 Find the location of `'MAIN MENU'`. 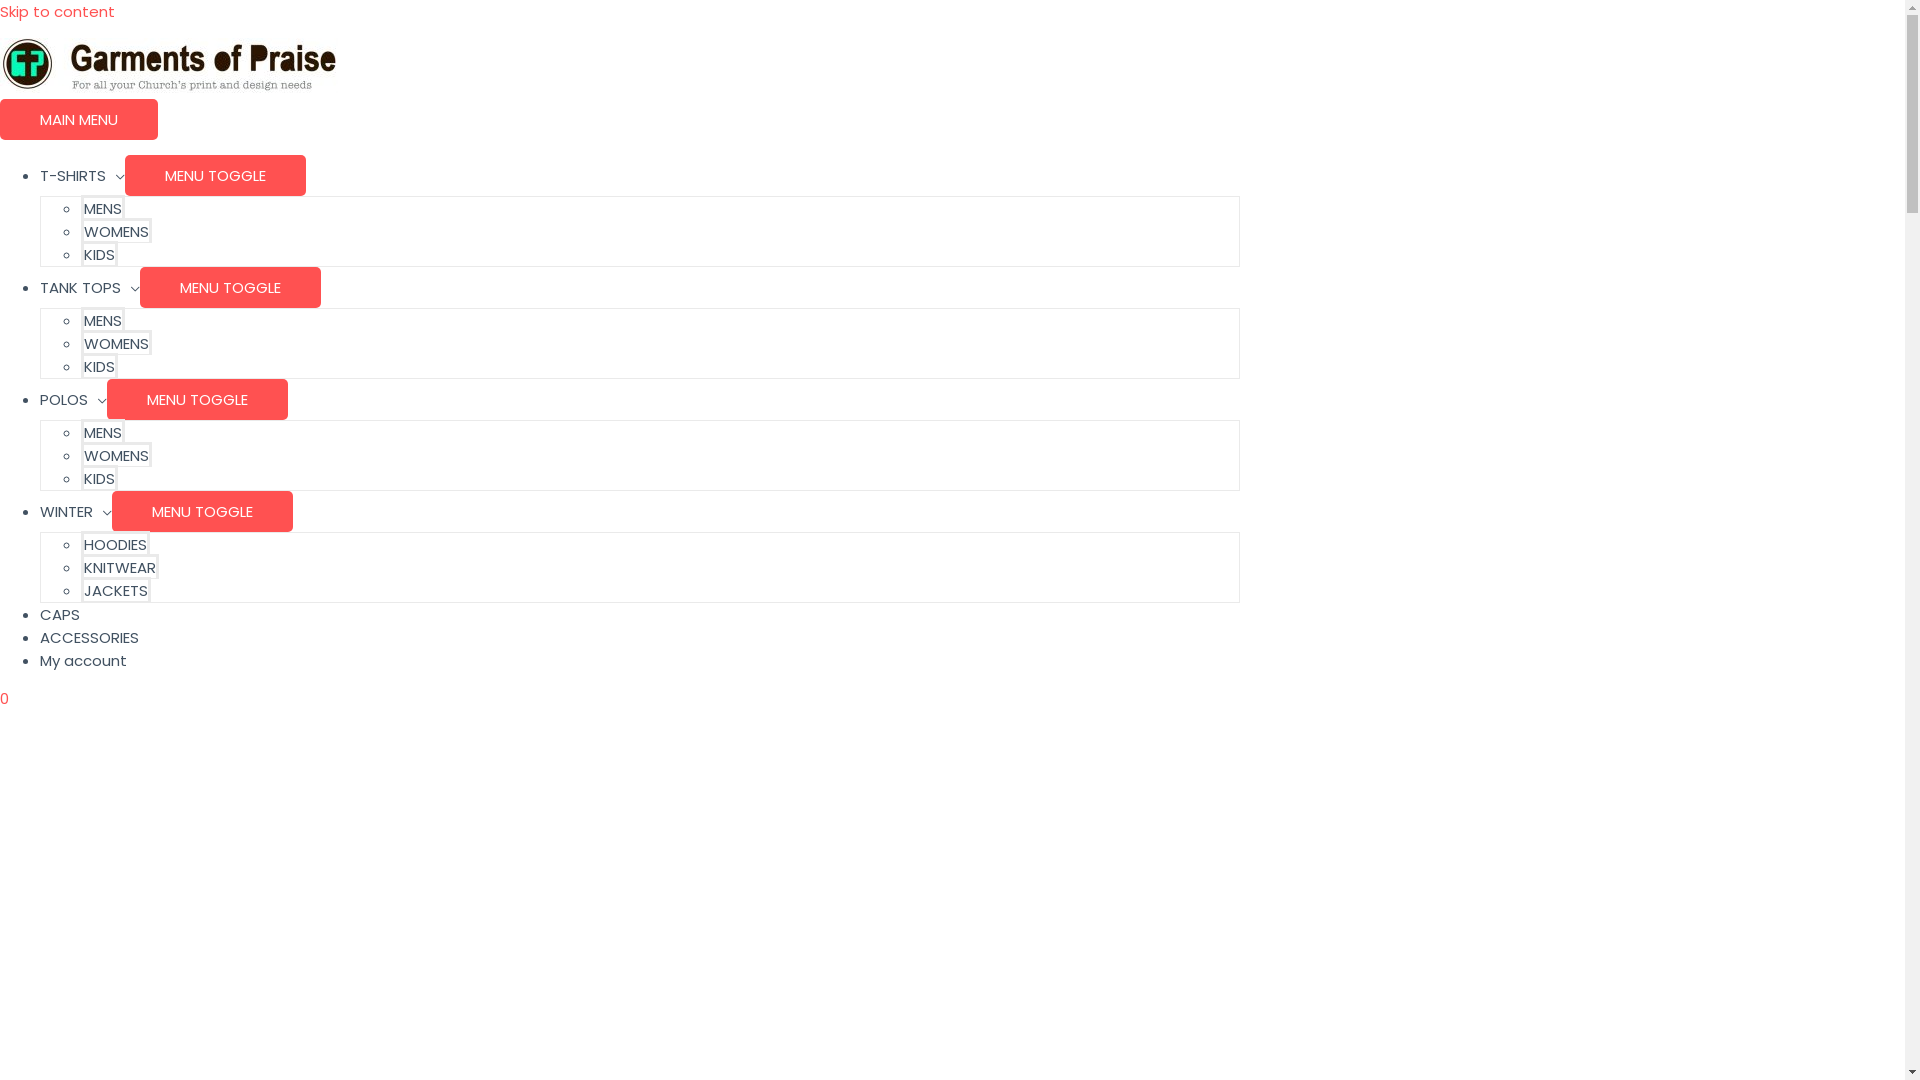

'MAIN MENU' is located at coordinates (78, 119).